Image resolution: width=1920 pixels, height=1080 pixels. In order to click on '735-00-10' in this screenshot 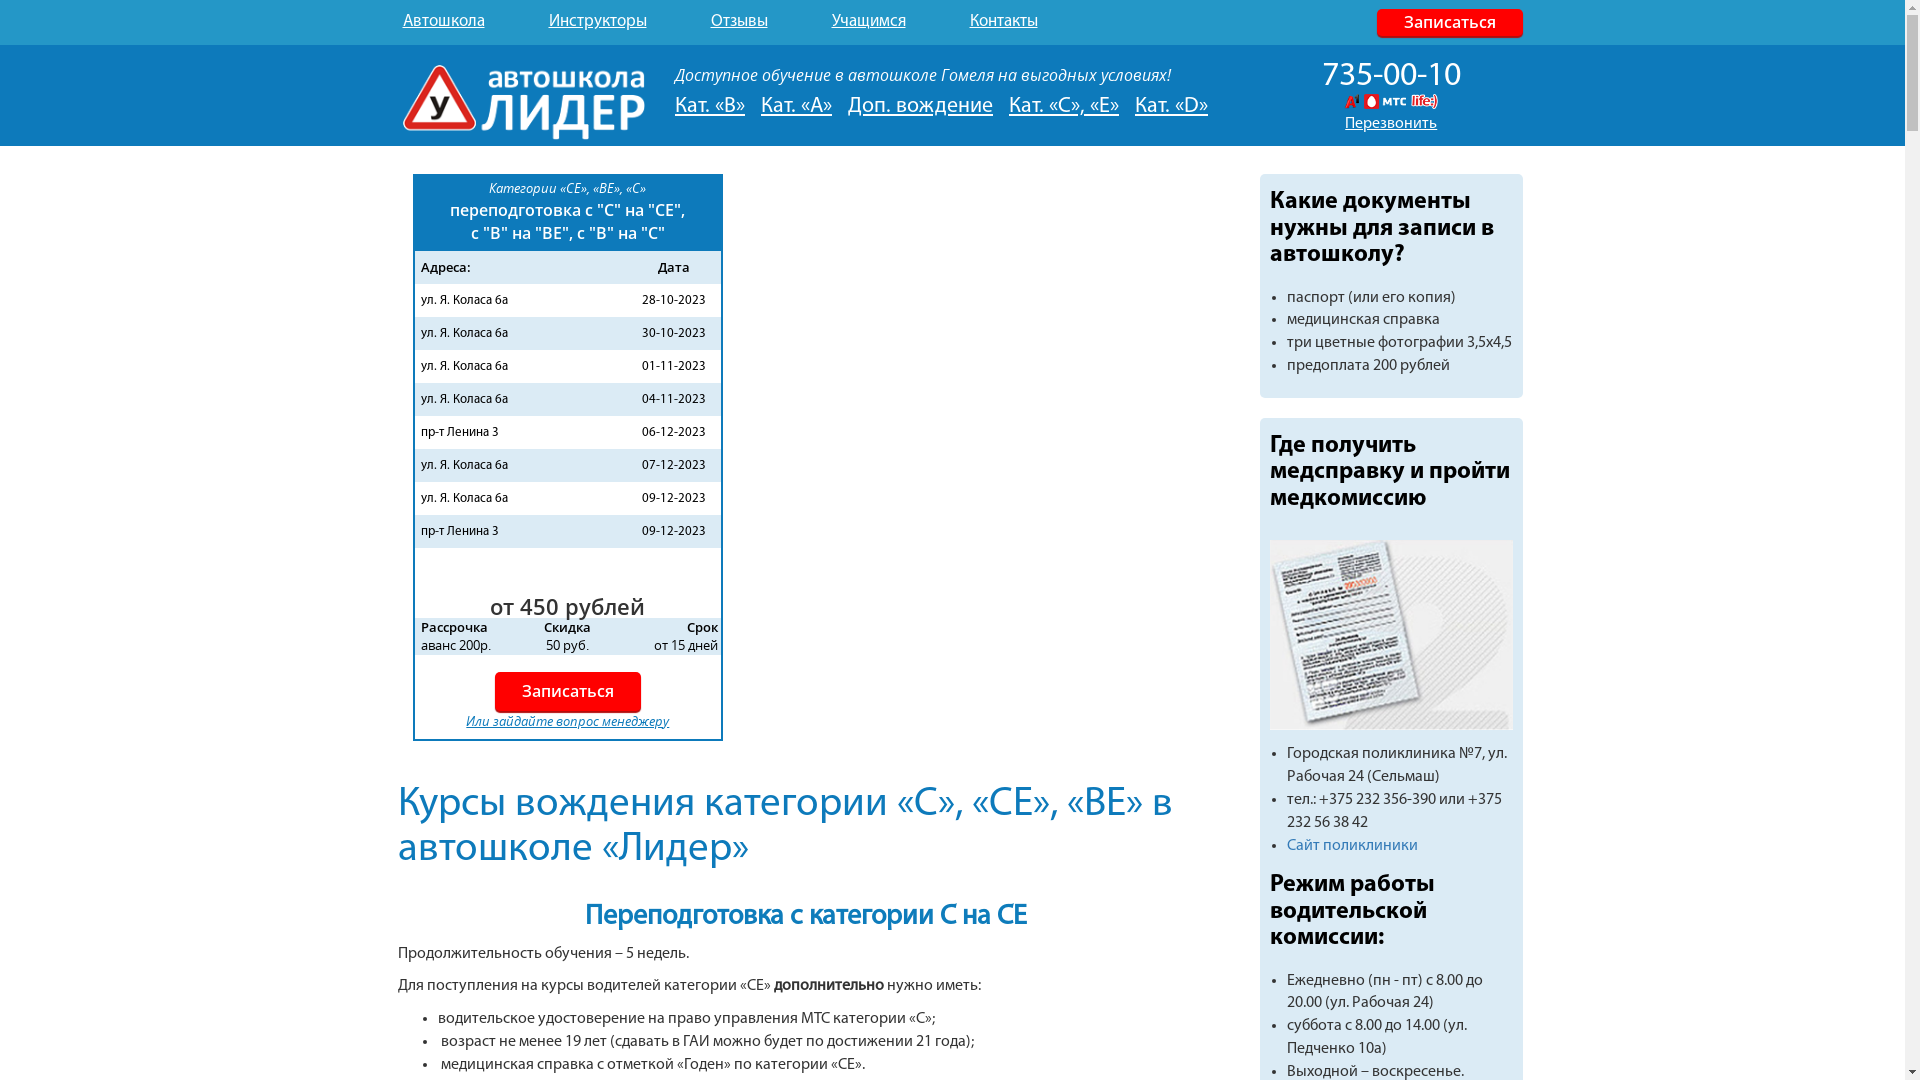, I will do `click(1390, 75)`.